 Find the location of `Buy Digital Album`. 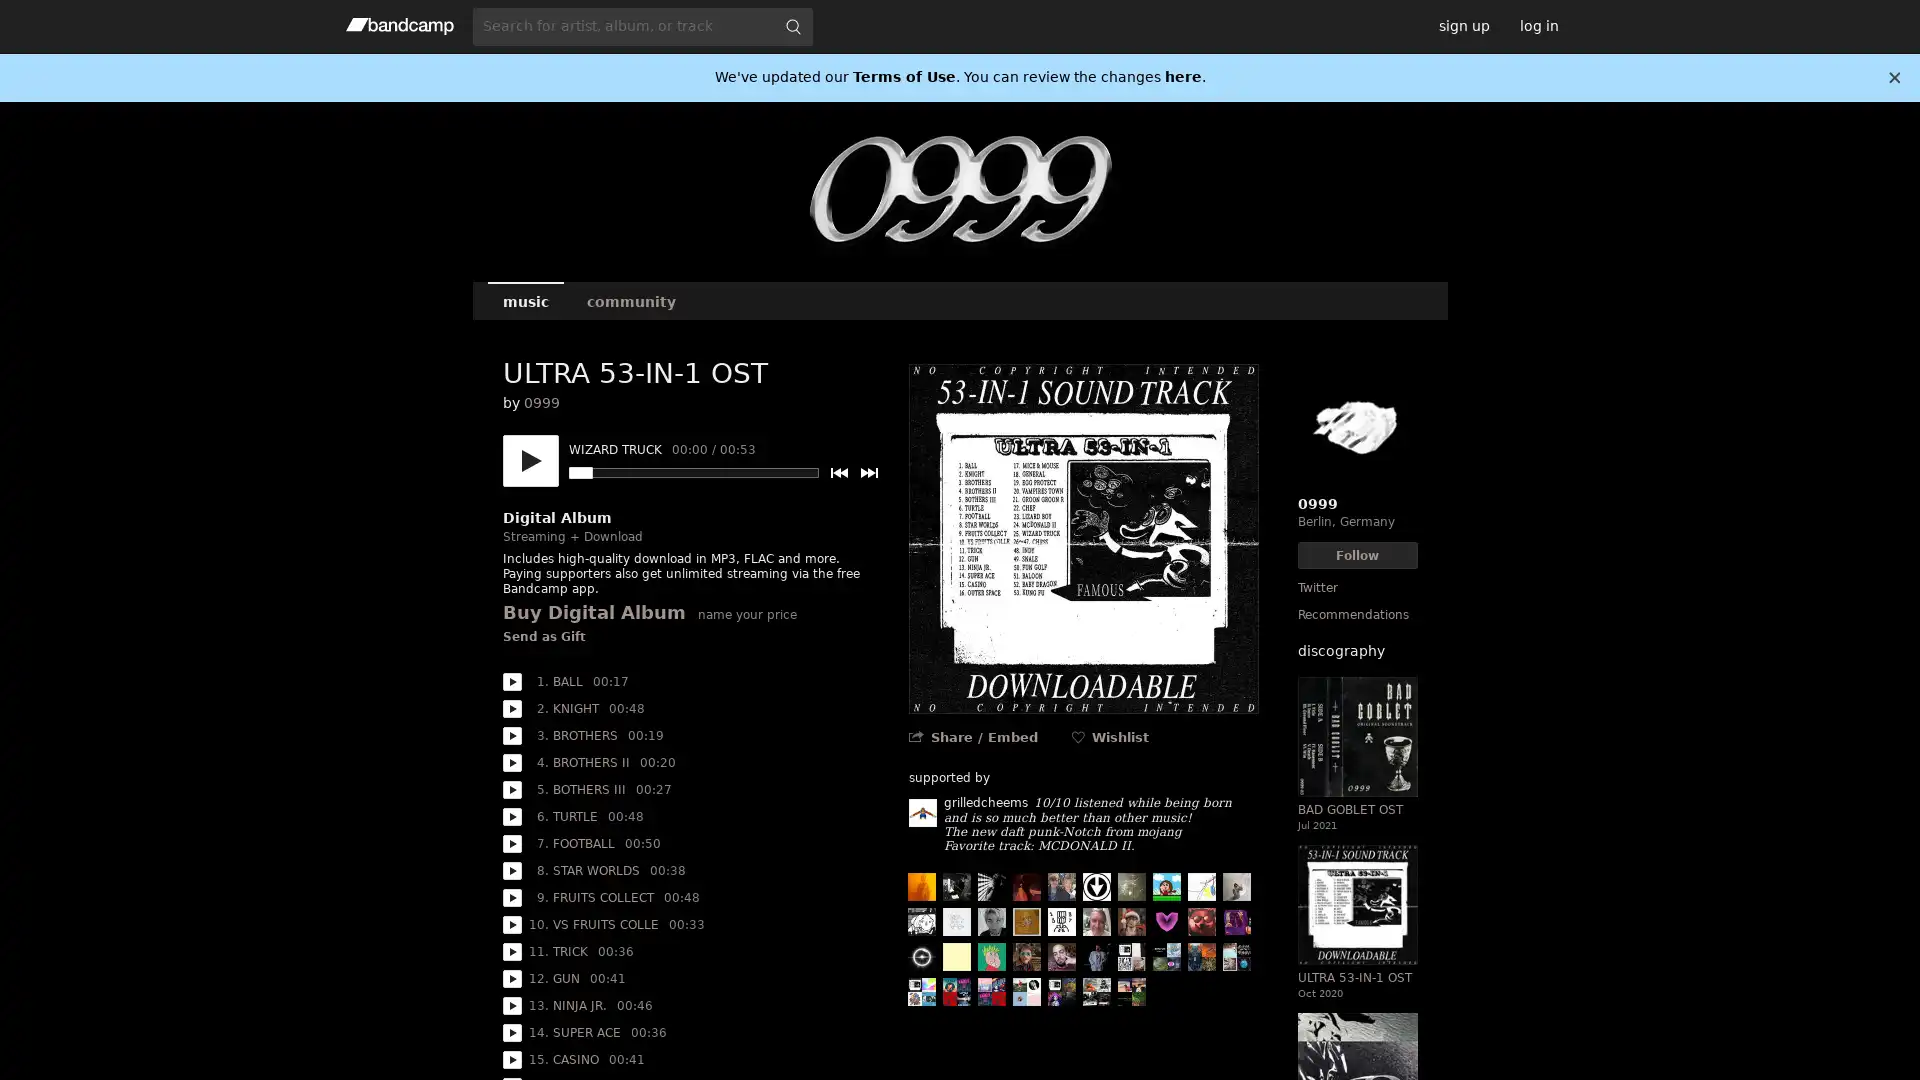

Buy Digital Album is located at coordinates (592, 612).